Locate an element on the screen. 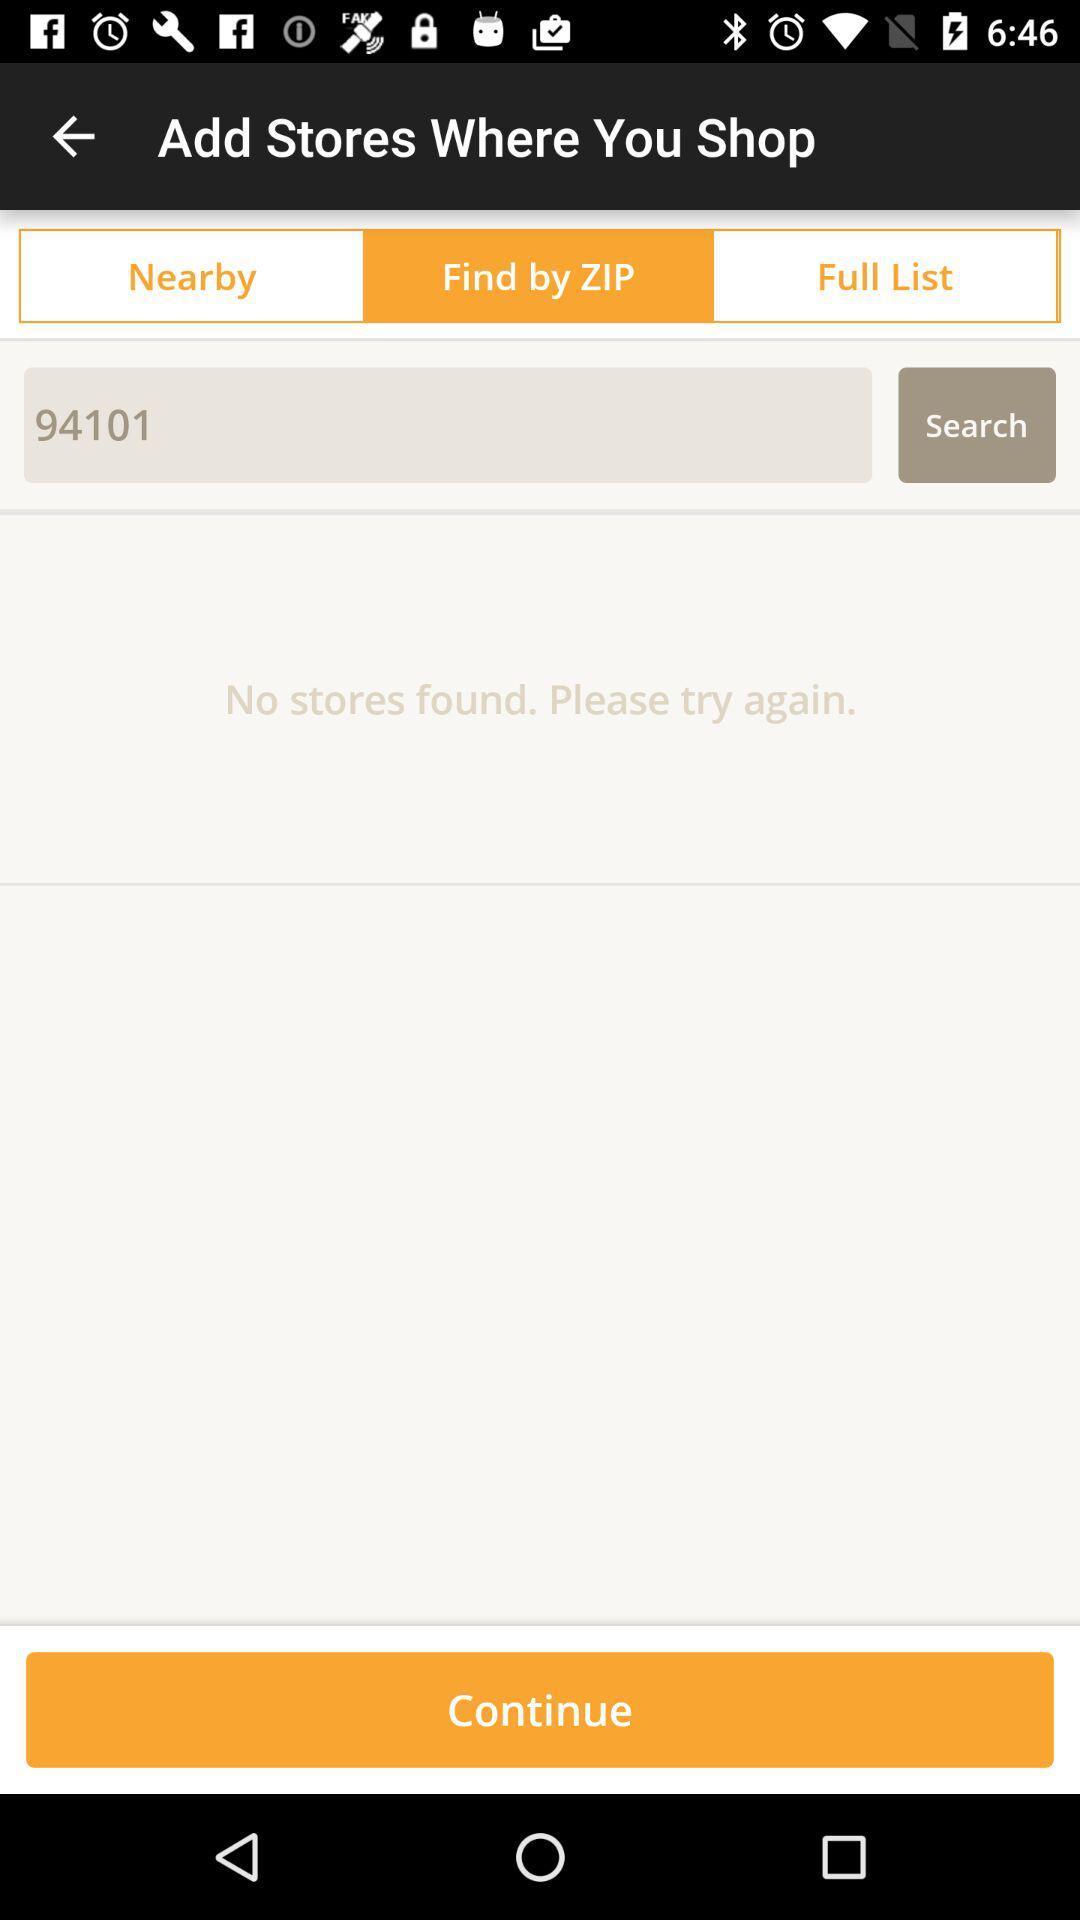 The image size is (1080, 1920). the icon to the left of add stores where app is located at coordinates (72, 135).